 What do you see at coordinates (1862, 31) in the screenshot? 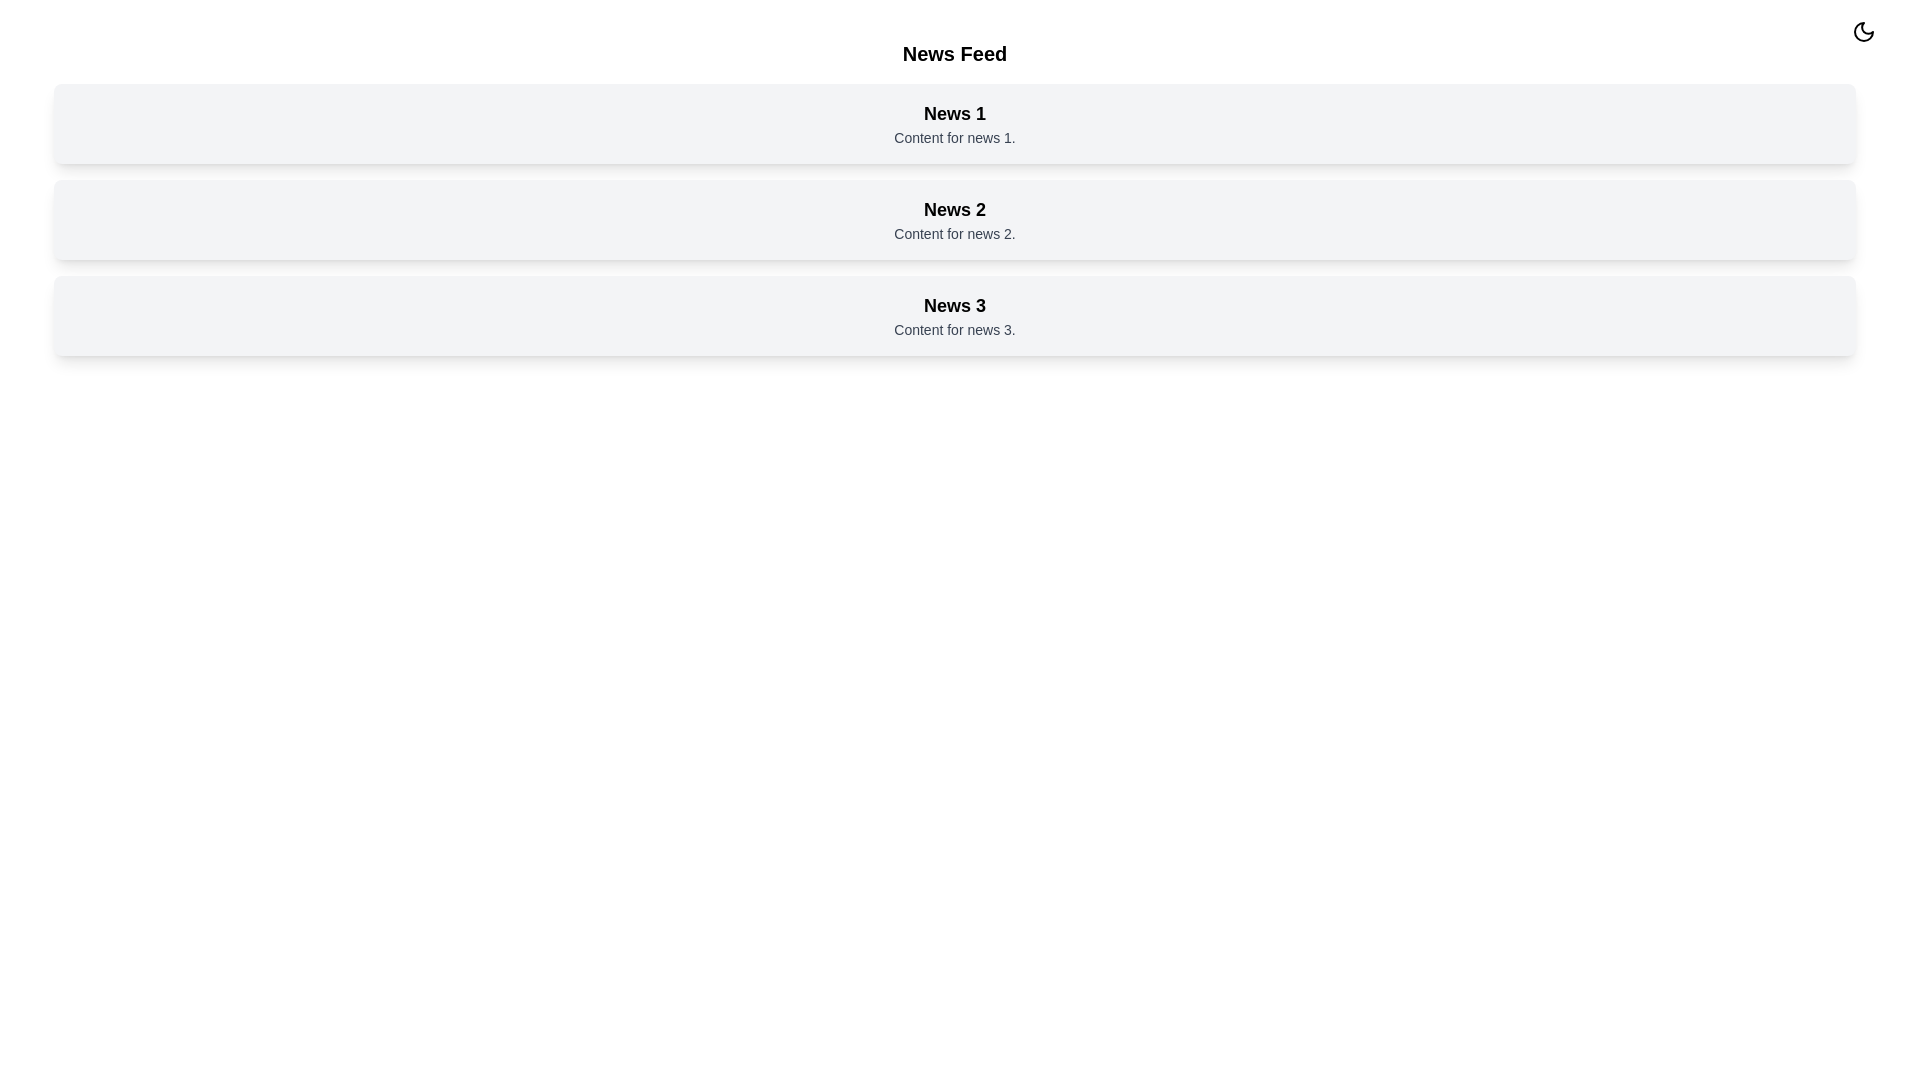
I see `the moon icon located in the top-right corner` at bounding box center [1862, 31].